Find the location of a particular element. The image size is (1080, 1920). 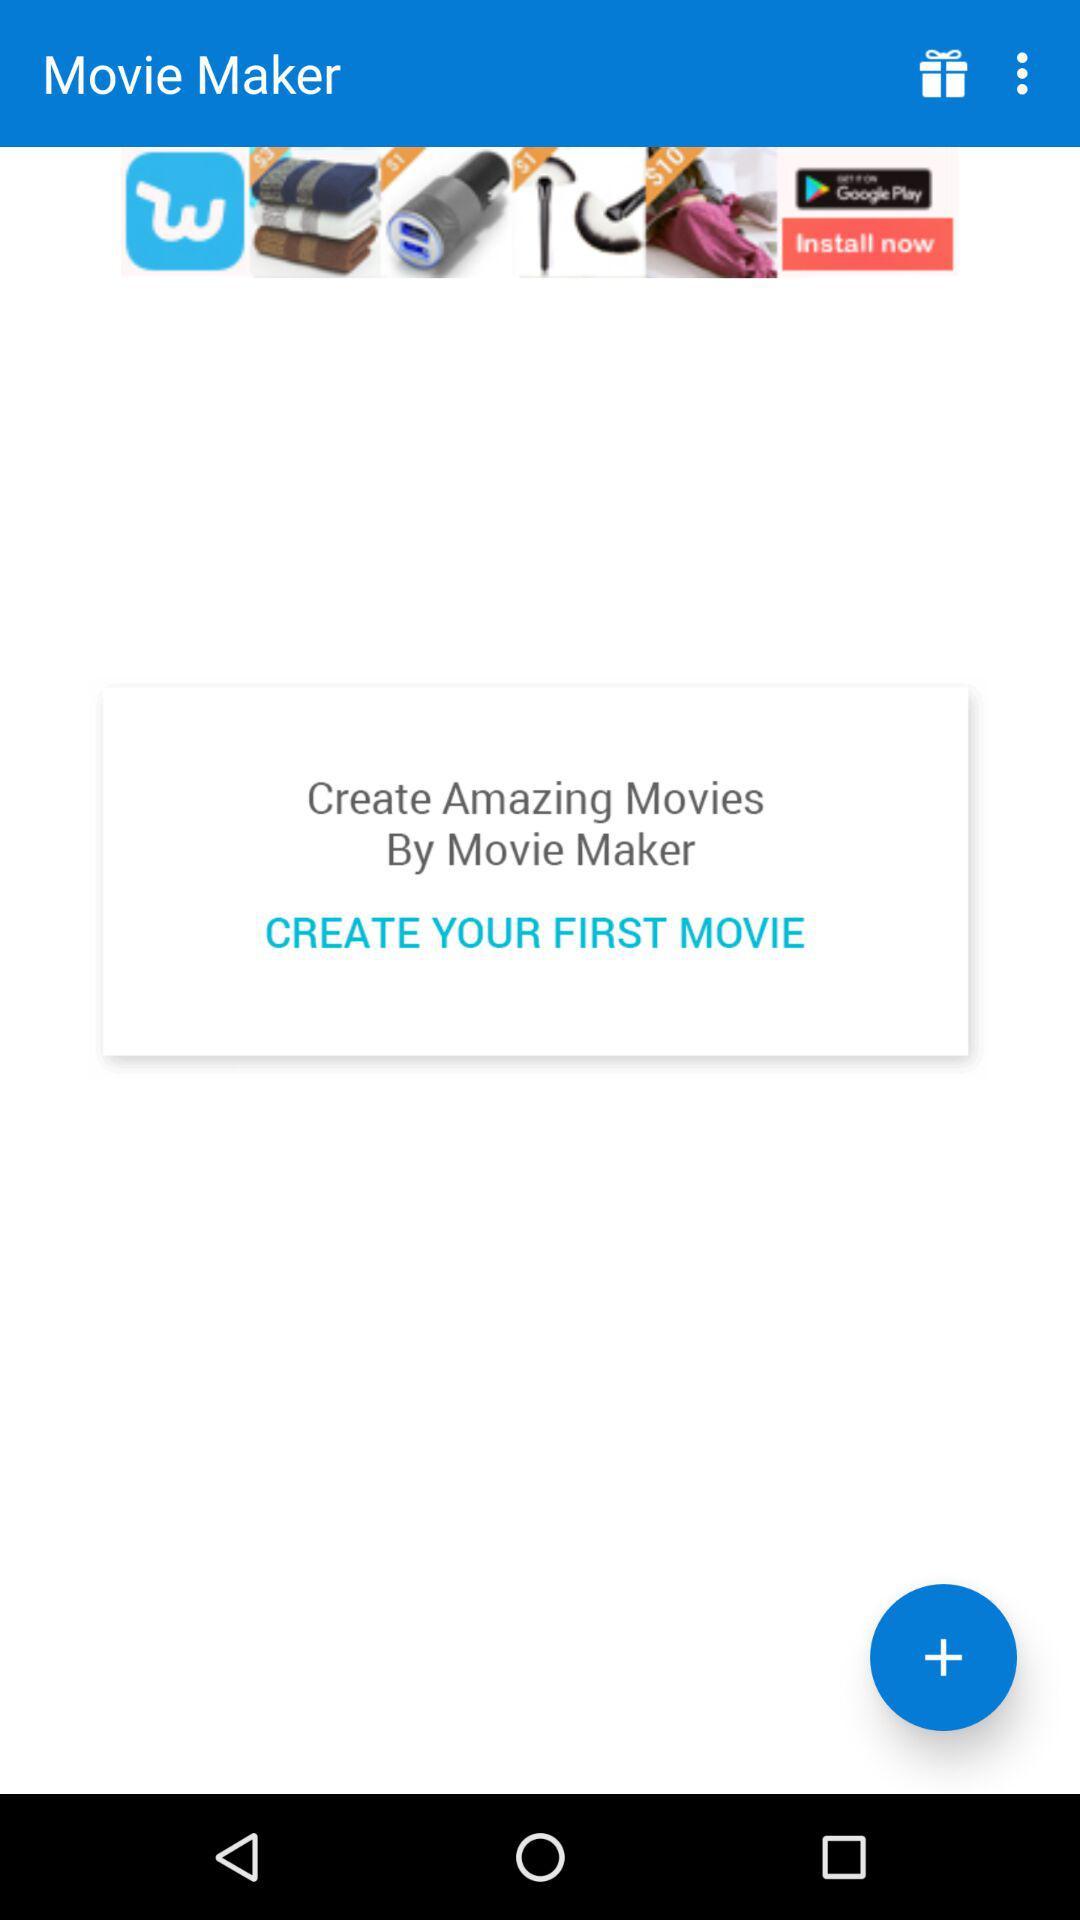

advertisement is located at coordinates (943, 73).